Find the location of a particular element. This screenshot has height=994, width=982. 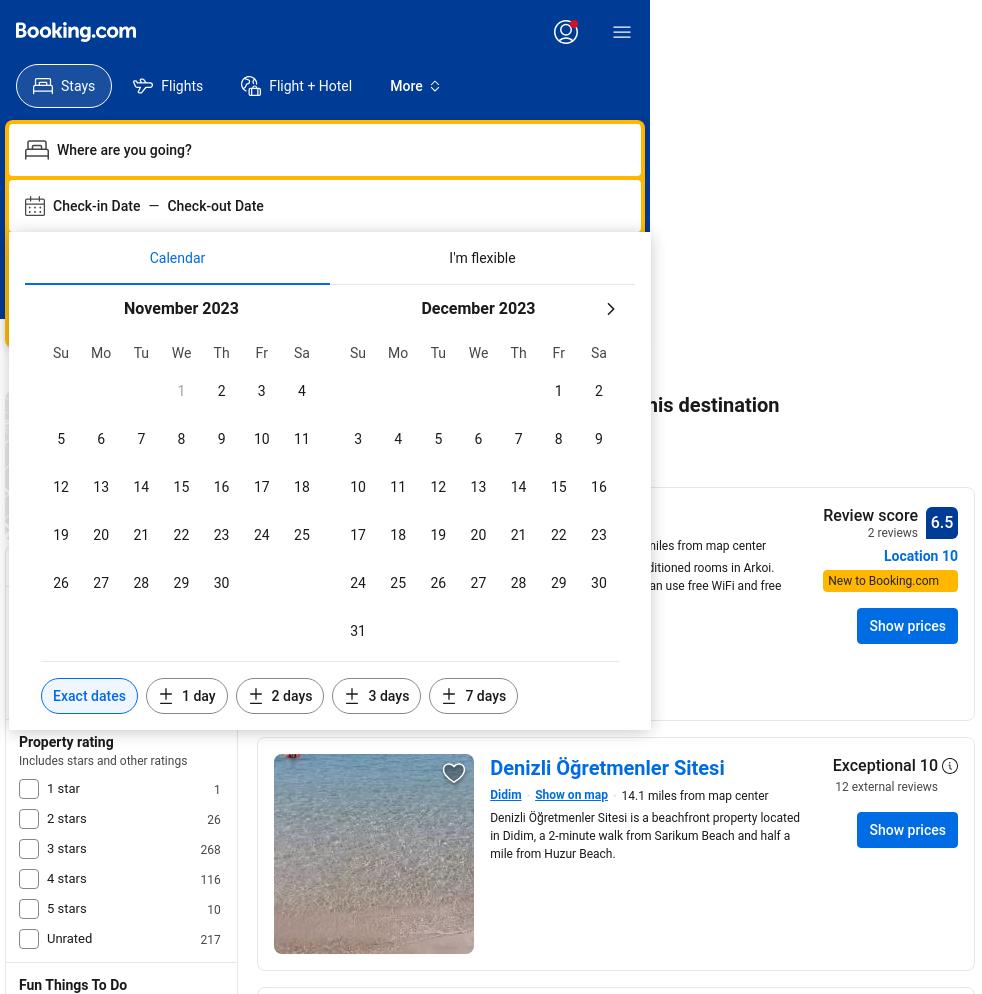

'1' is located at coordinates (216, 790).